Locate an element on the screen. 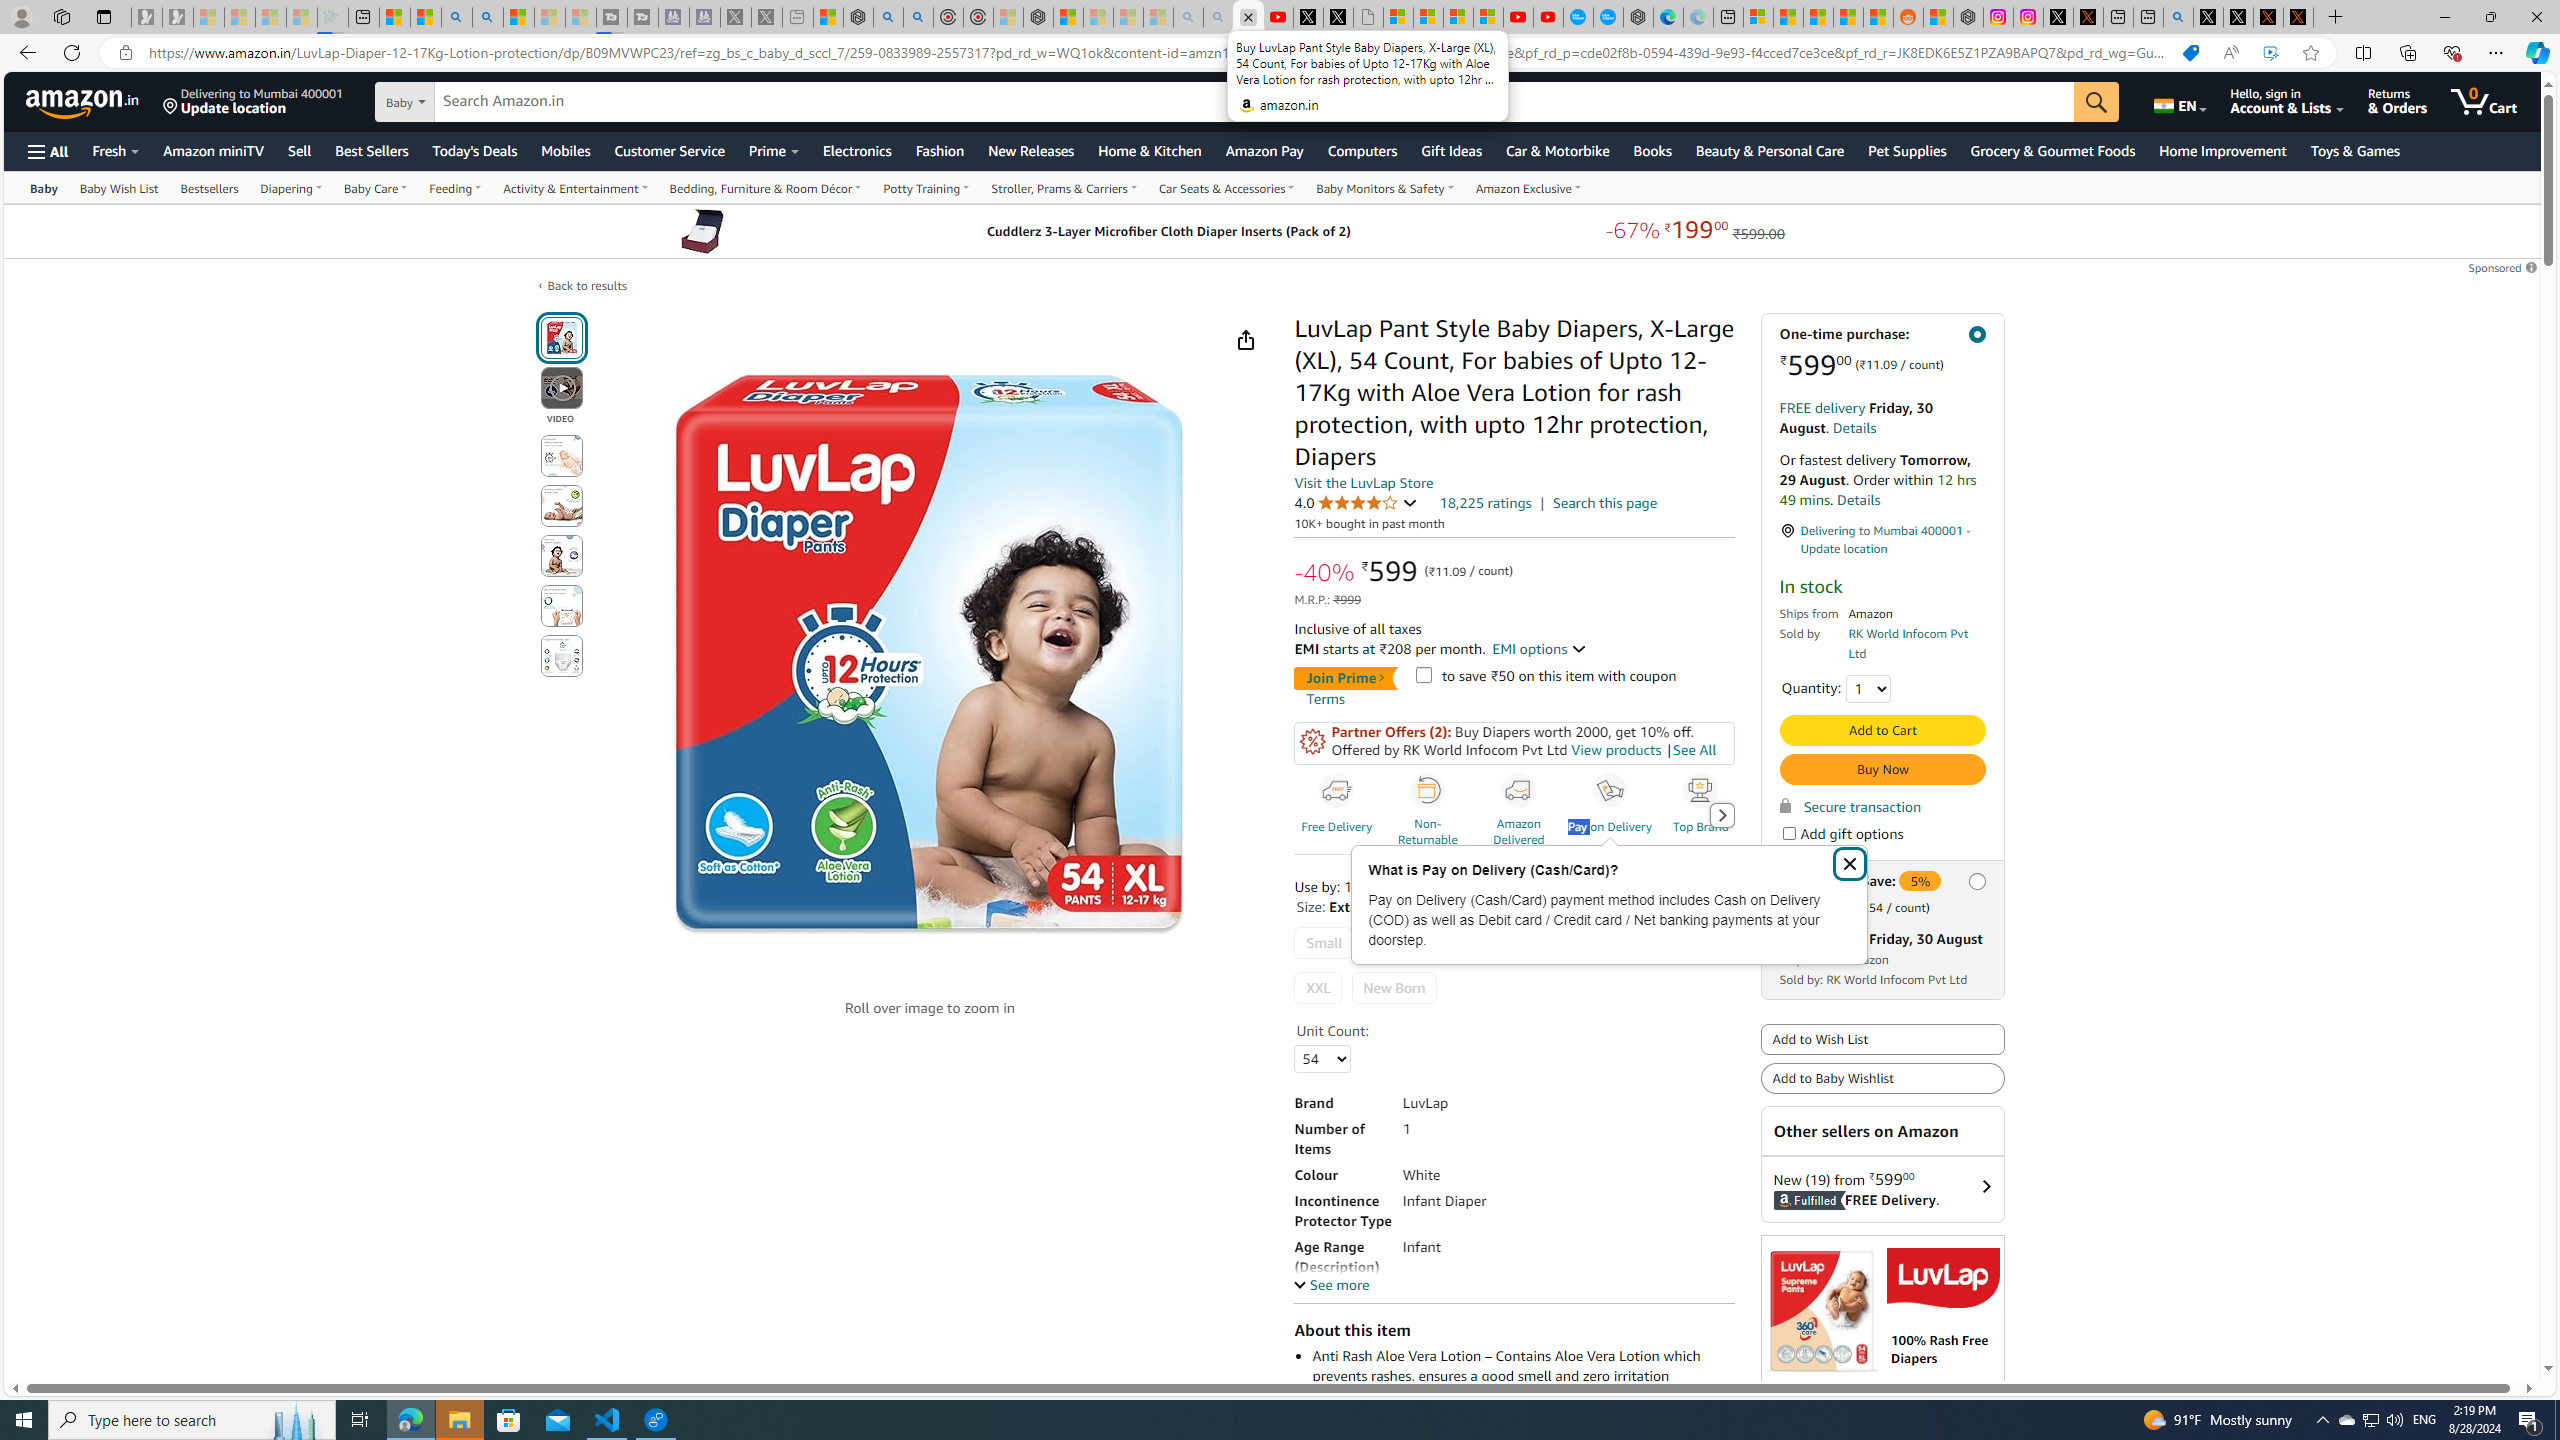  'Nordace - Nordace Siena Is Not An Ordinary Backpack' is located at coordinates (1038, 16).